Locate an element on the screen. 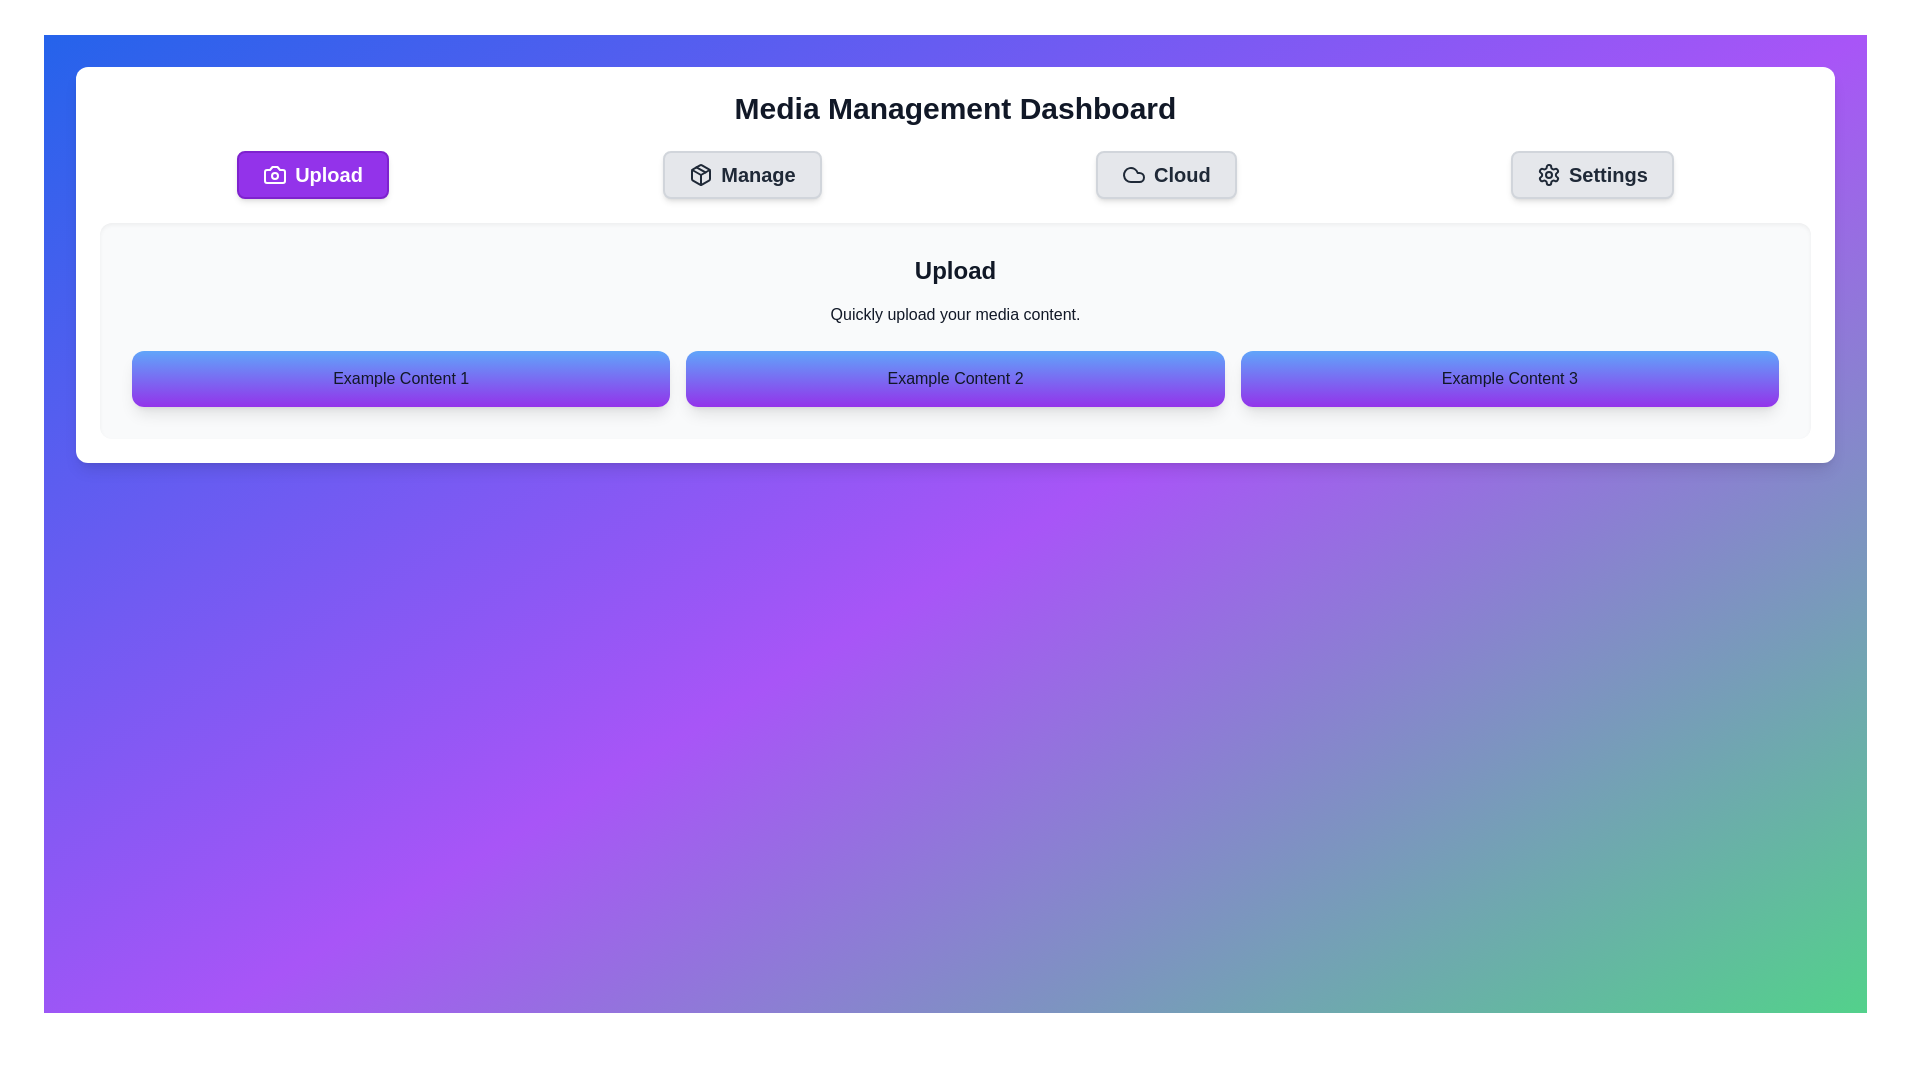  the Settings tab by clicking its corresponding button is located at coordinates (1591, 173).